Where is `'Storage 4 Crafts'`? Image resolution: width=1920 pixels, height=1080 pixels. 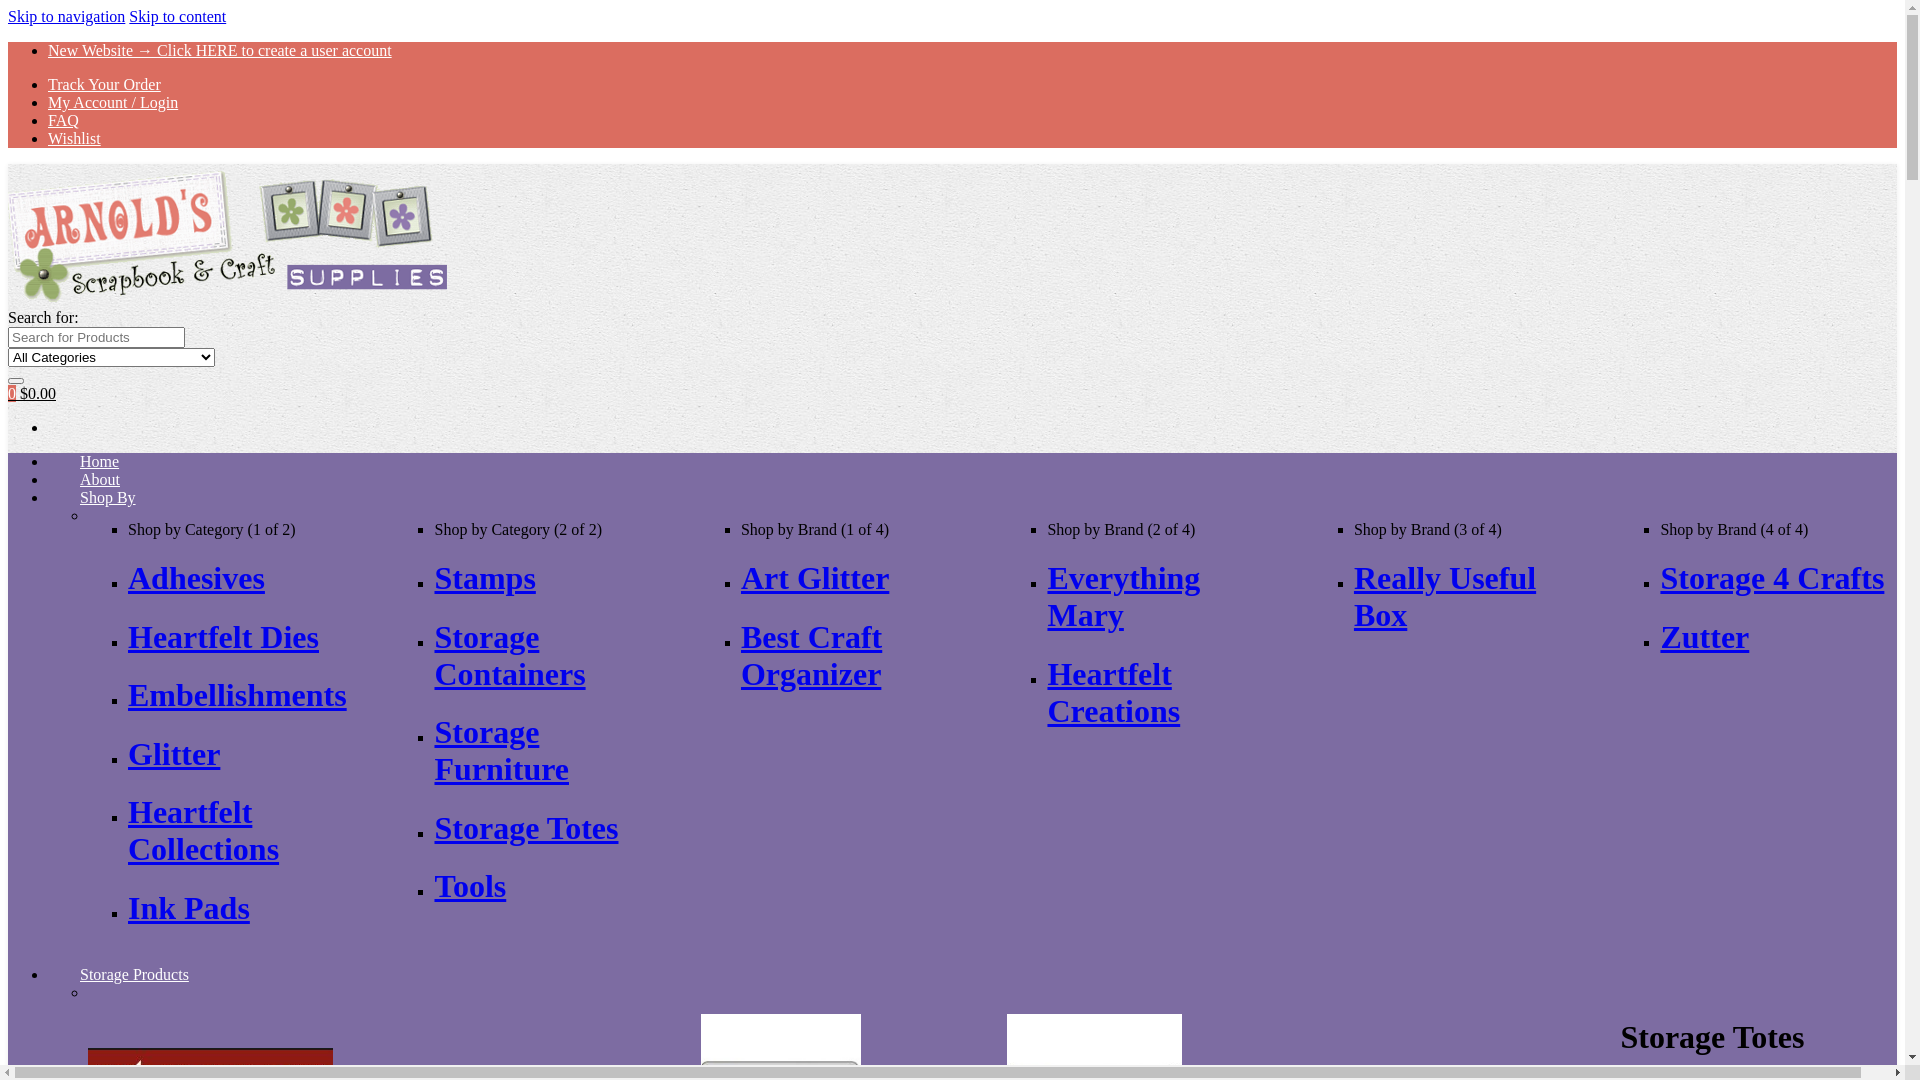 'Storage 4 Crafts' is located at coordinates (1771, 578).